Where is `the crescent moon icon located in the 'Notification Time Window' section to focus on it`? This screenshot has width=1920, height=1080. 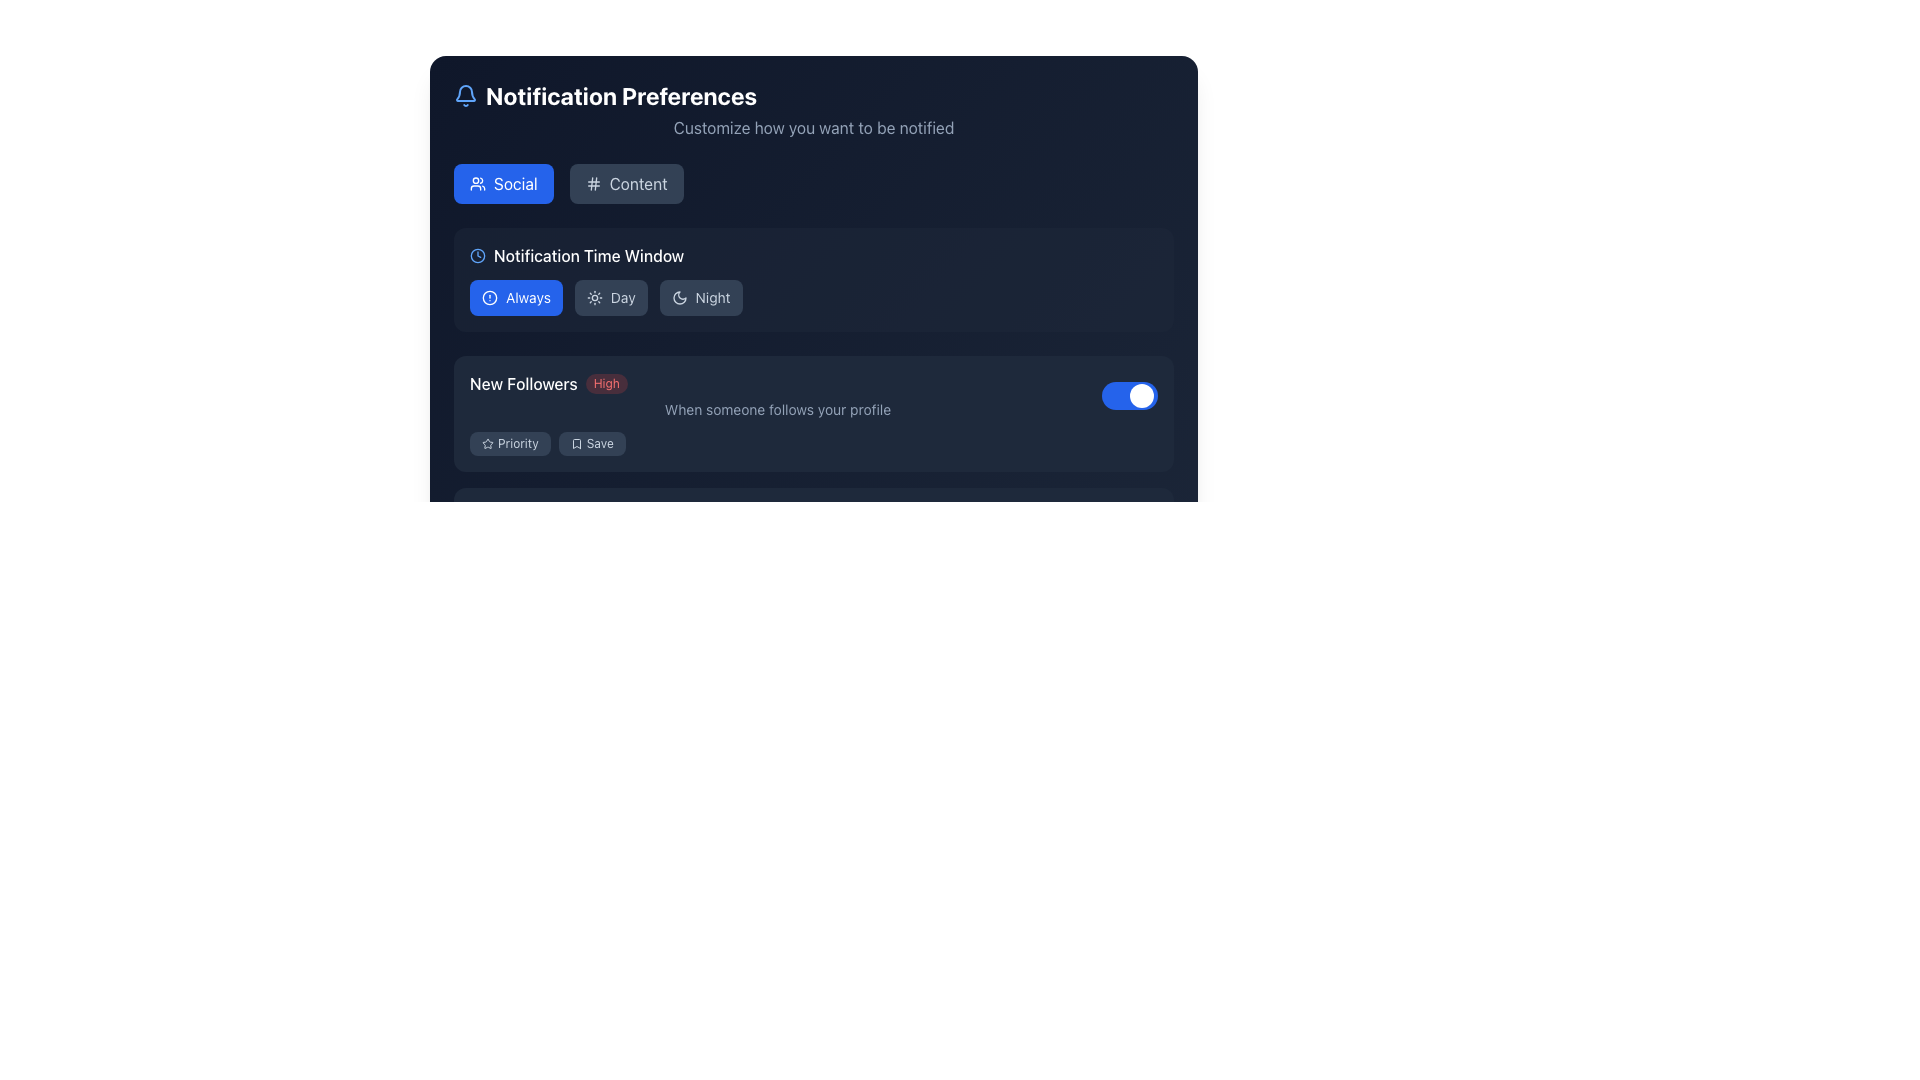 the crescent moon icon located in the 'Notification Time Window' section to focus on it is located at coordinates (679, 297).